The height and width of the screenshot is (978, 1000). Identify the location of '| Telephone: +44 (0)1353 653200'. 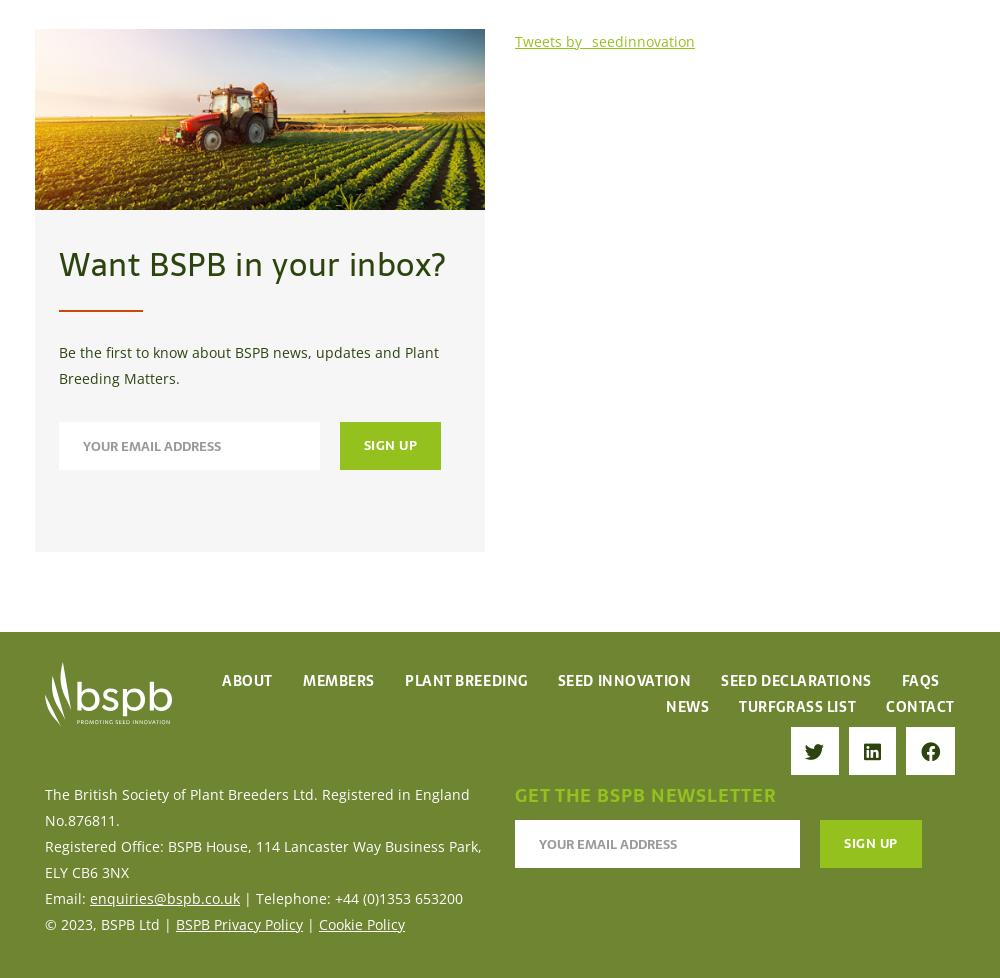
(350, 896).